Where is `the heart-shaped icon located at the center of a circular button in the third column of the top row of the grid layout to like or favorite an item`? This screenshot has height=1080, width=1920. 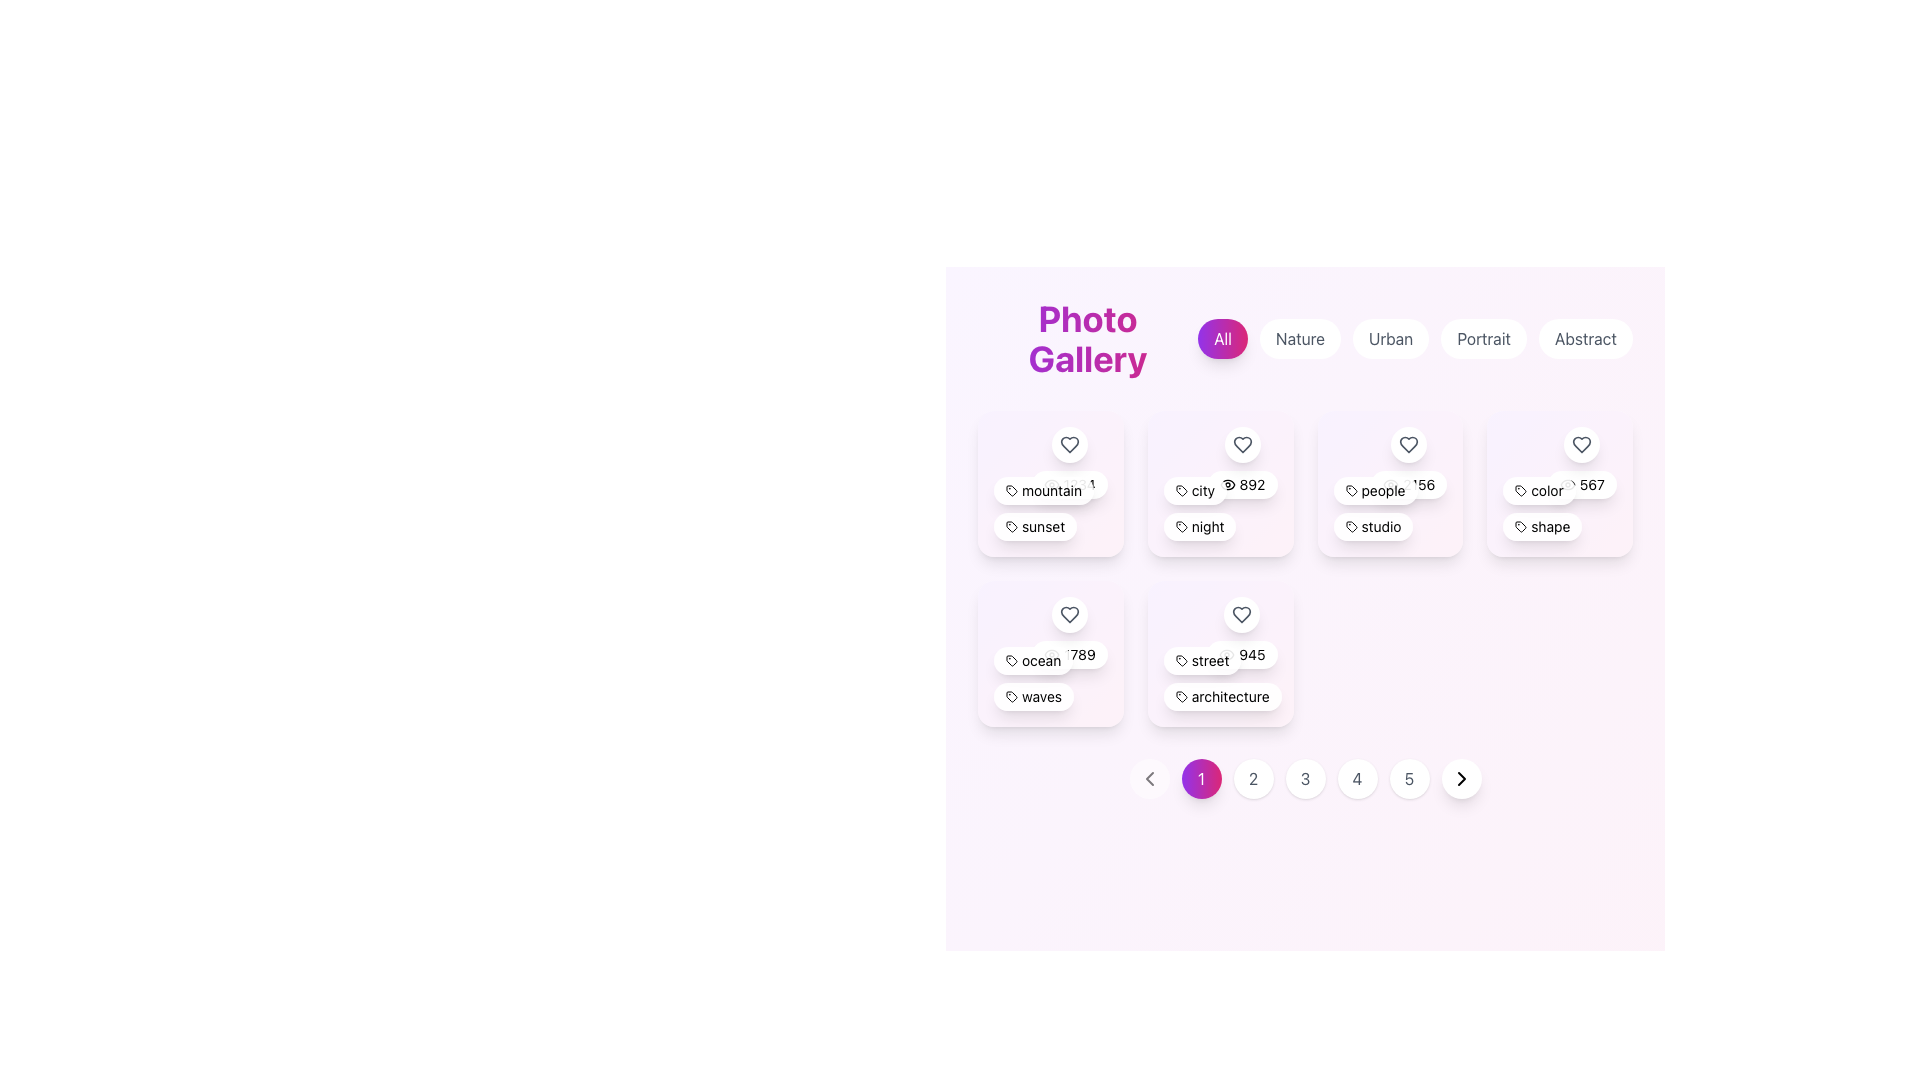
the heart-shaped icon located at the center of a circular button in the third column of the top row of the grid layout to like or favorite an item is located at coordinates (1408, 443).